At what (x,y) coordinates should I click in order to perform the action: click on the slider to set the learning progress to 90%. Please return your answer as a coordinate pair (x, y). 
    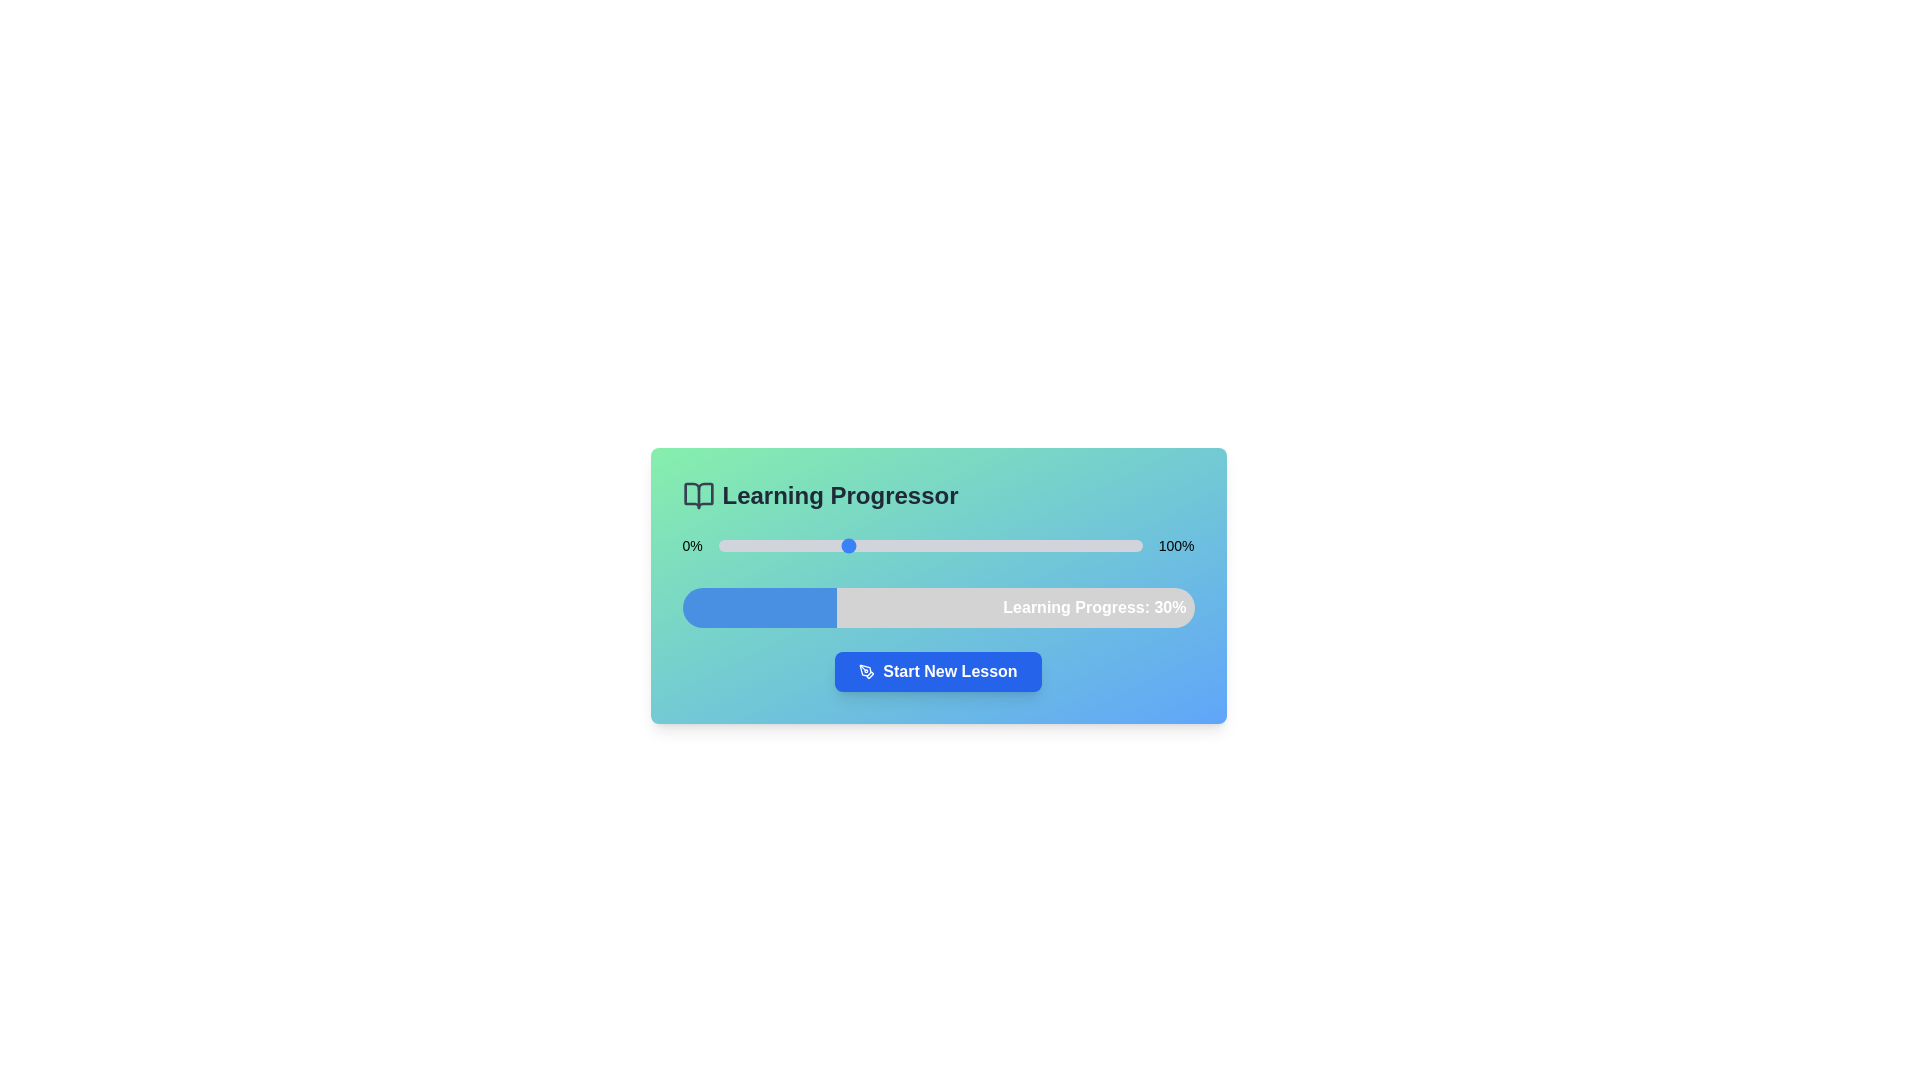
    Looking at the image, I should click on (1099, 546).